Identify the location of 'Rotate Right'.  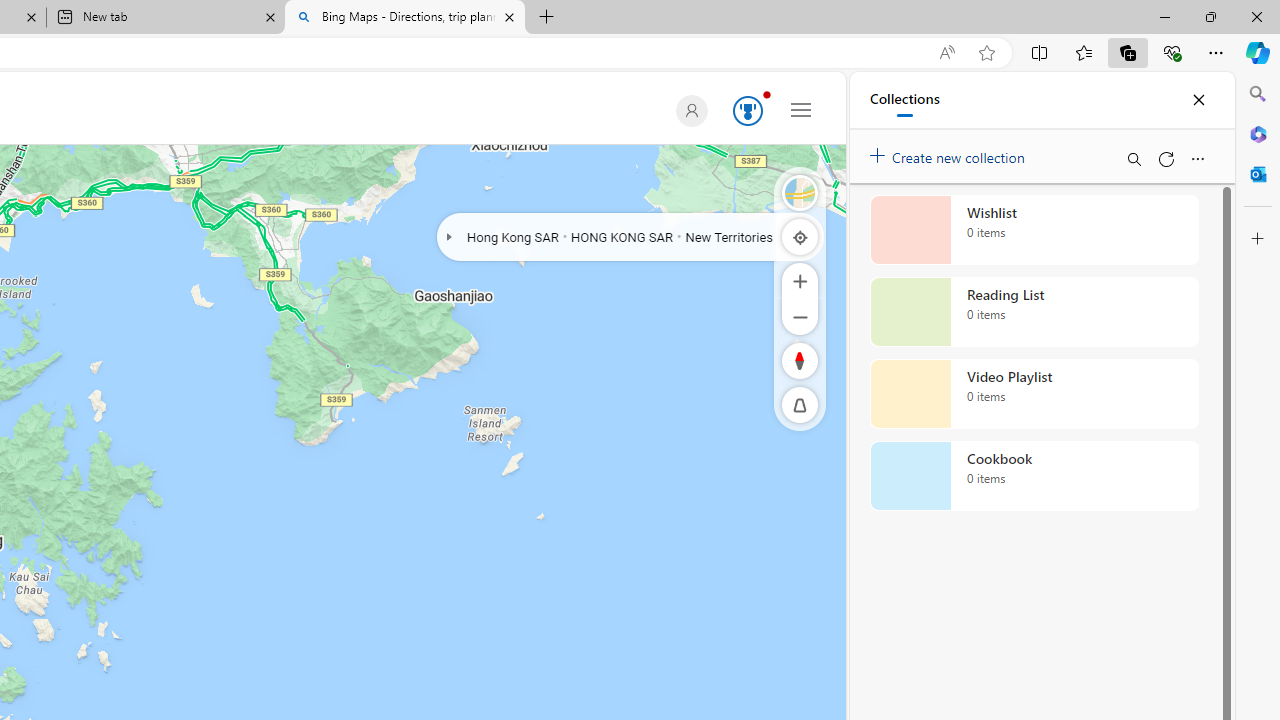
(779, 360).